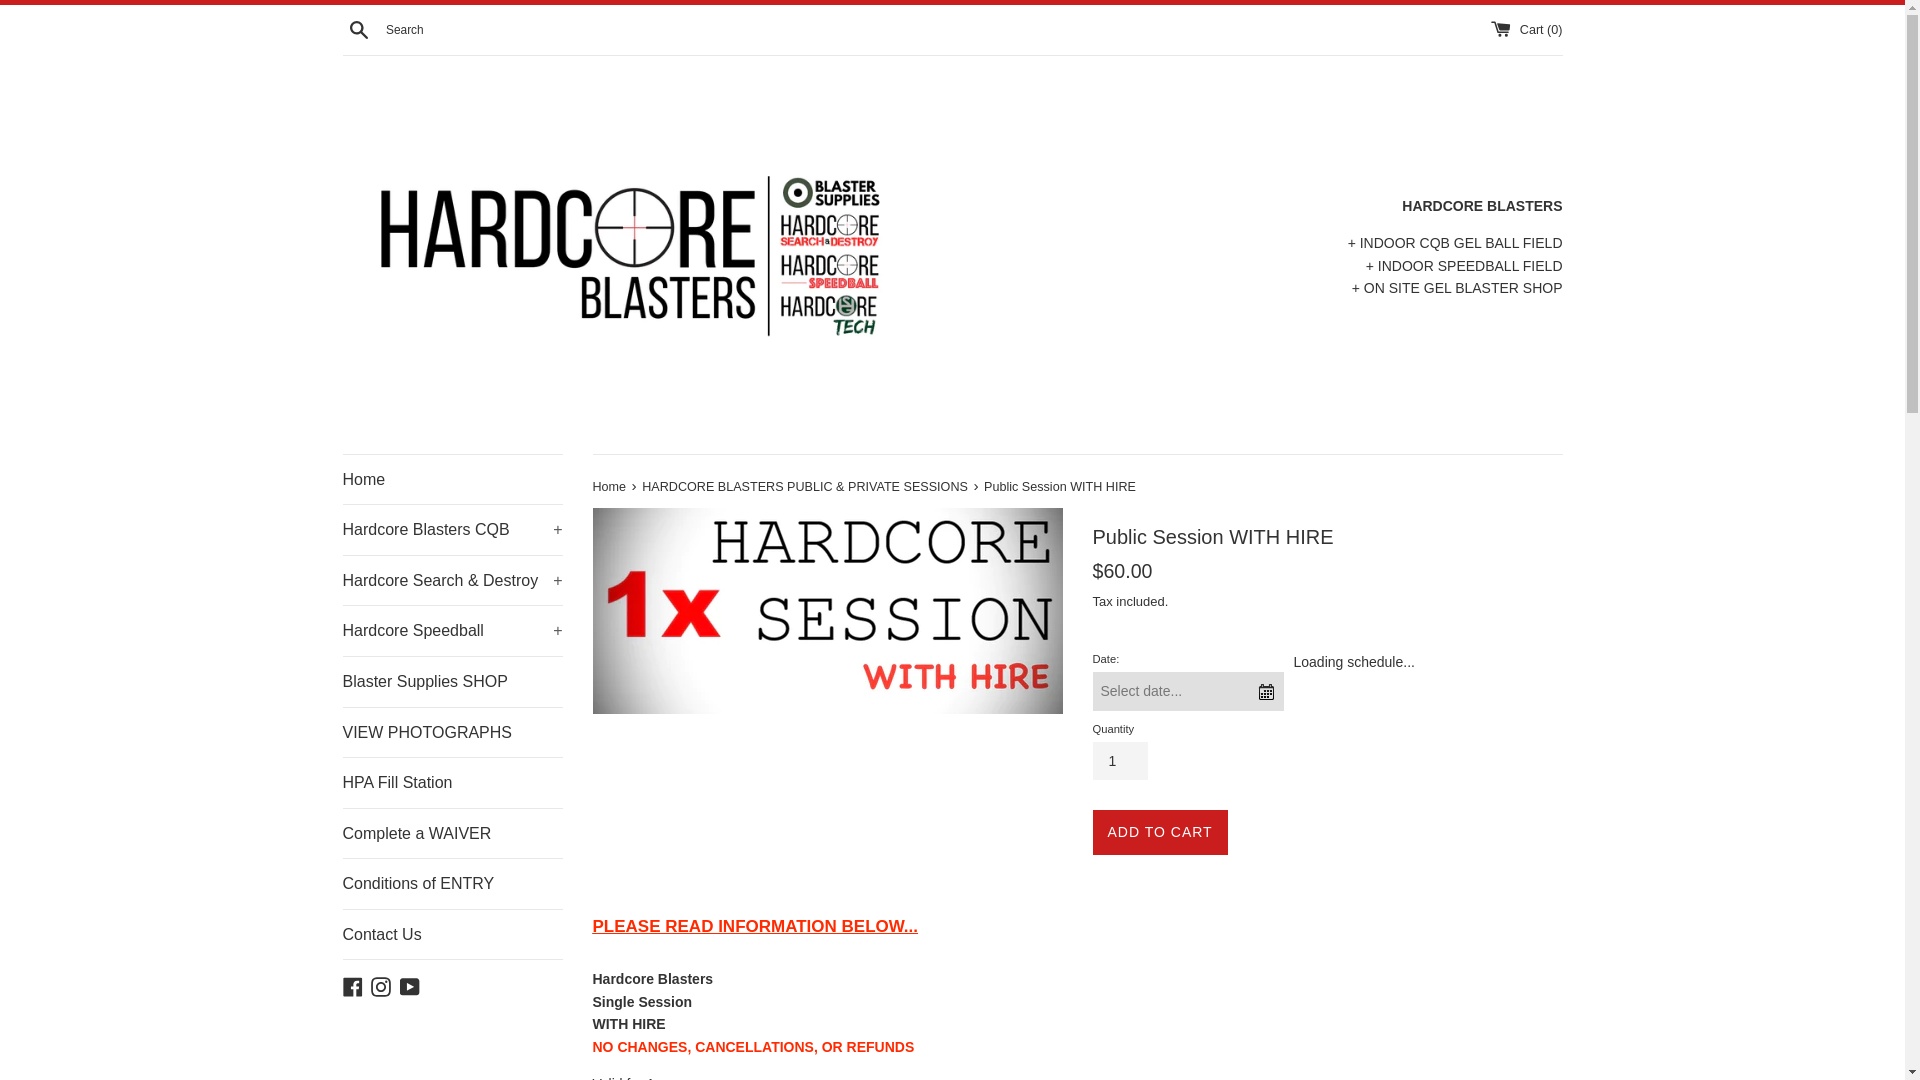 This screenshot has width=1920, height=1080. Describe the element at coordinates (358, 27) in the screenshot. I see `'Search'` at that location.